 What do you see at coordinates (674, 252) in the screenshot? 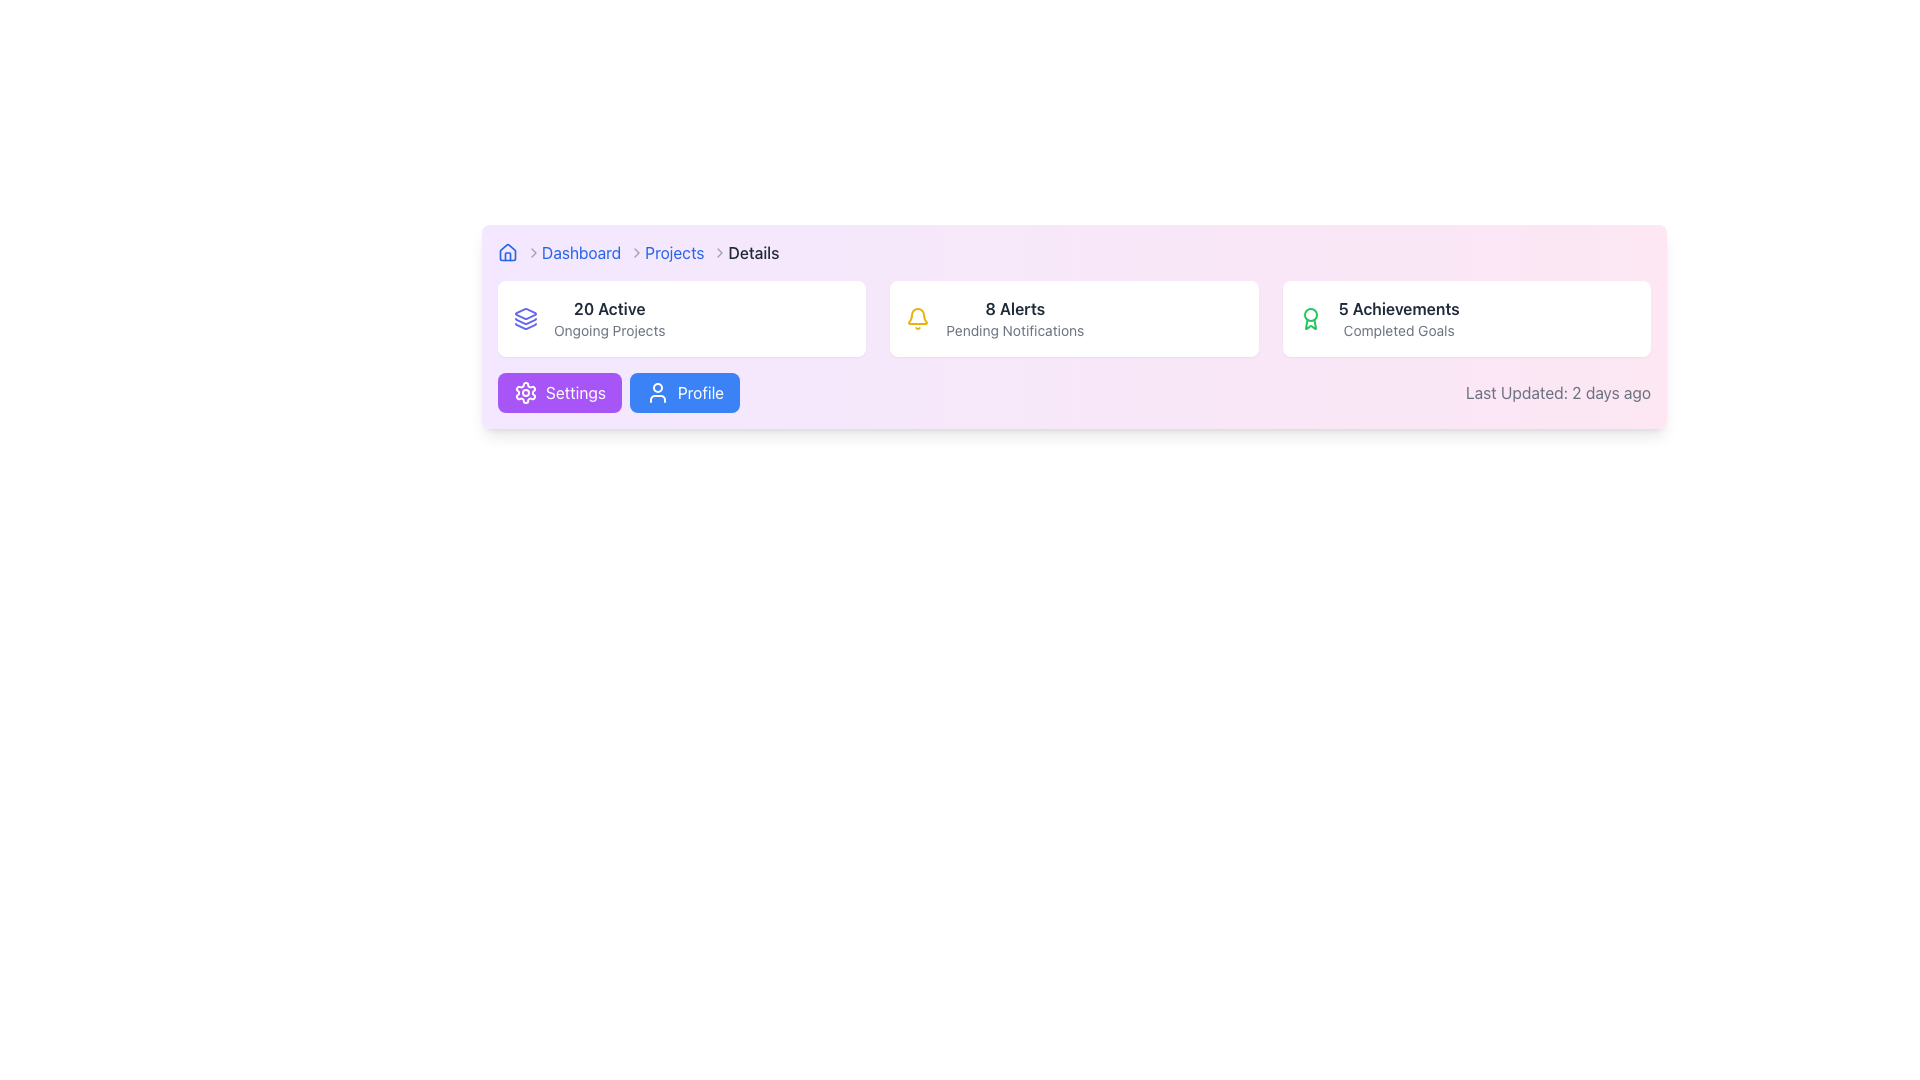
I see `the 'Projects' navigation link in the breadcrumb navigation` at bounding box center [674, 252].